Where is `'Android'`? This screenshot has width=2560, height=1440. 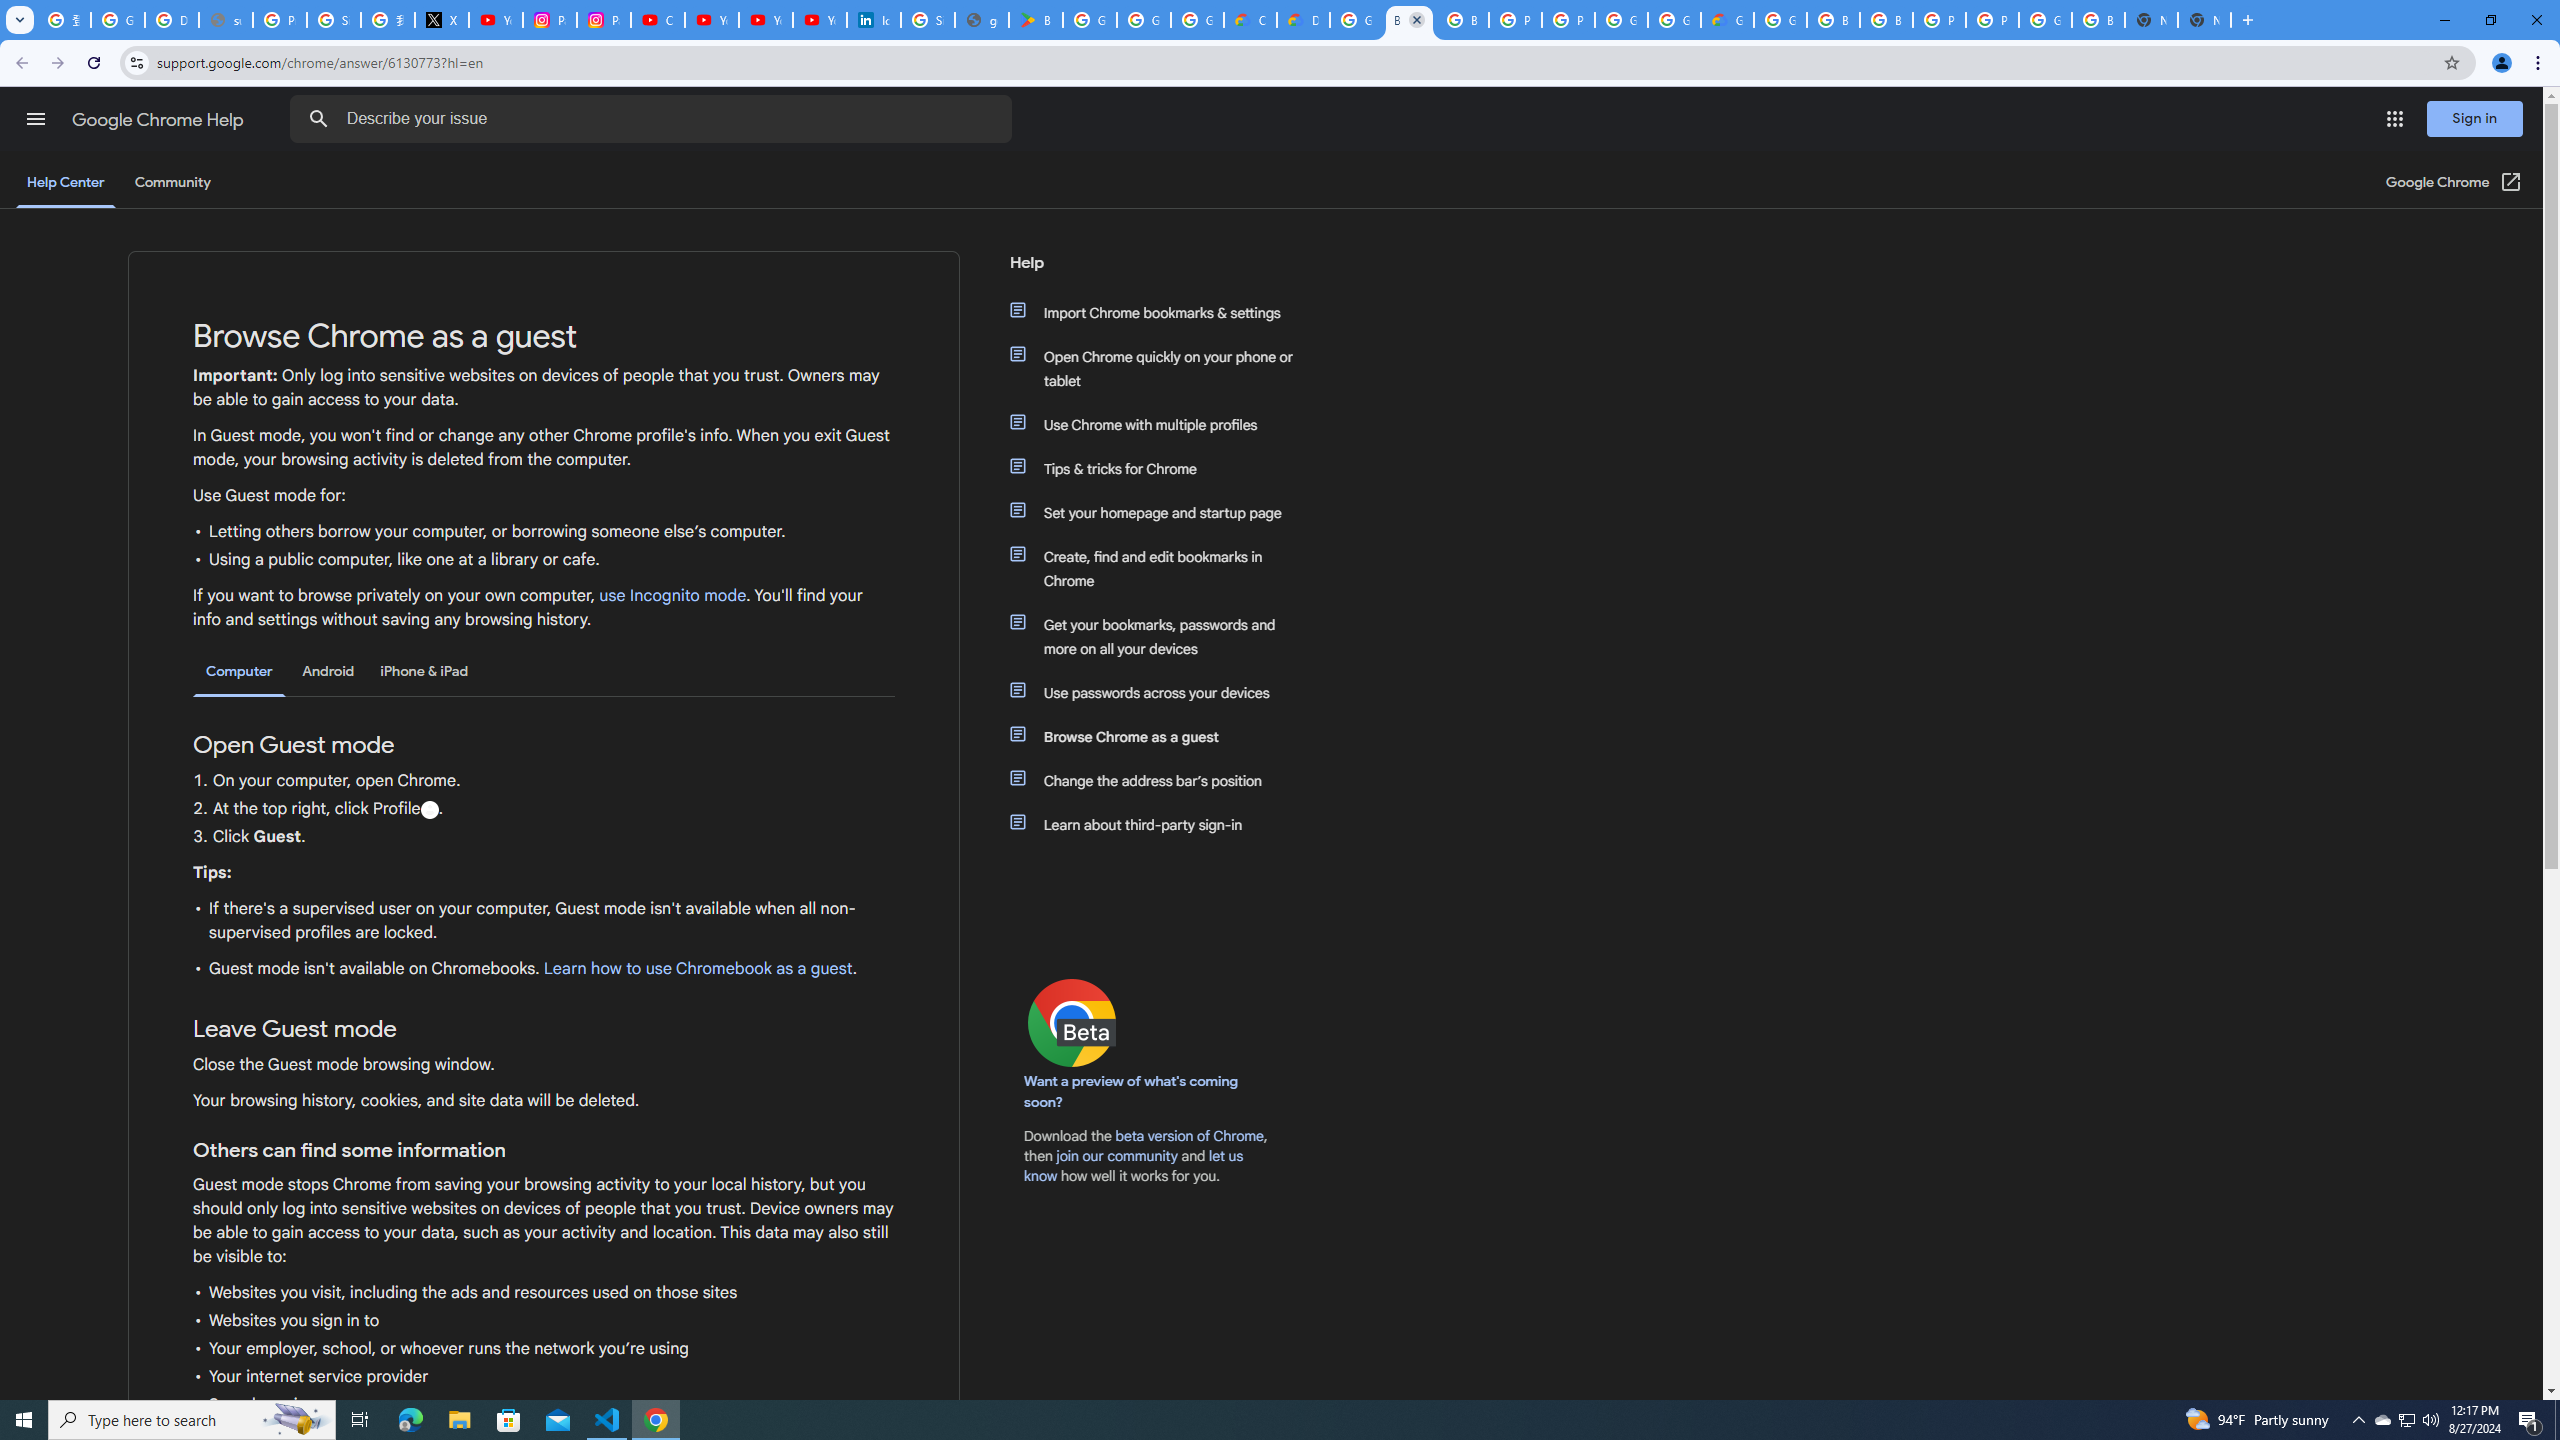 'Android' is located at coordinates (327, 670).